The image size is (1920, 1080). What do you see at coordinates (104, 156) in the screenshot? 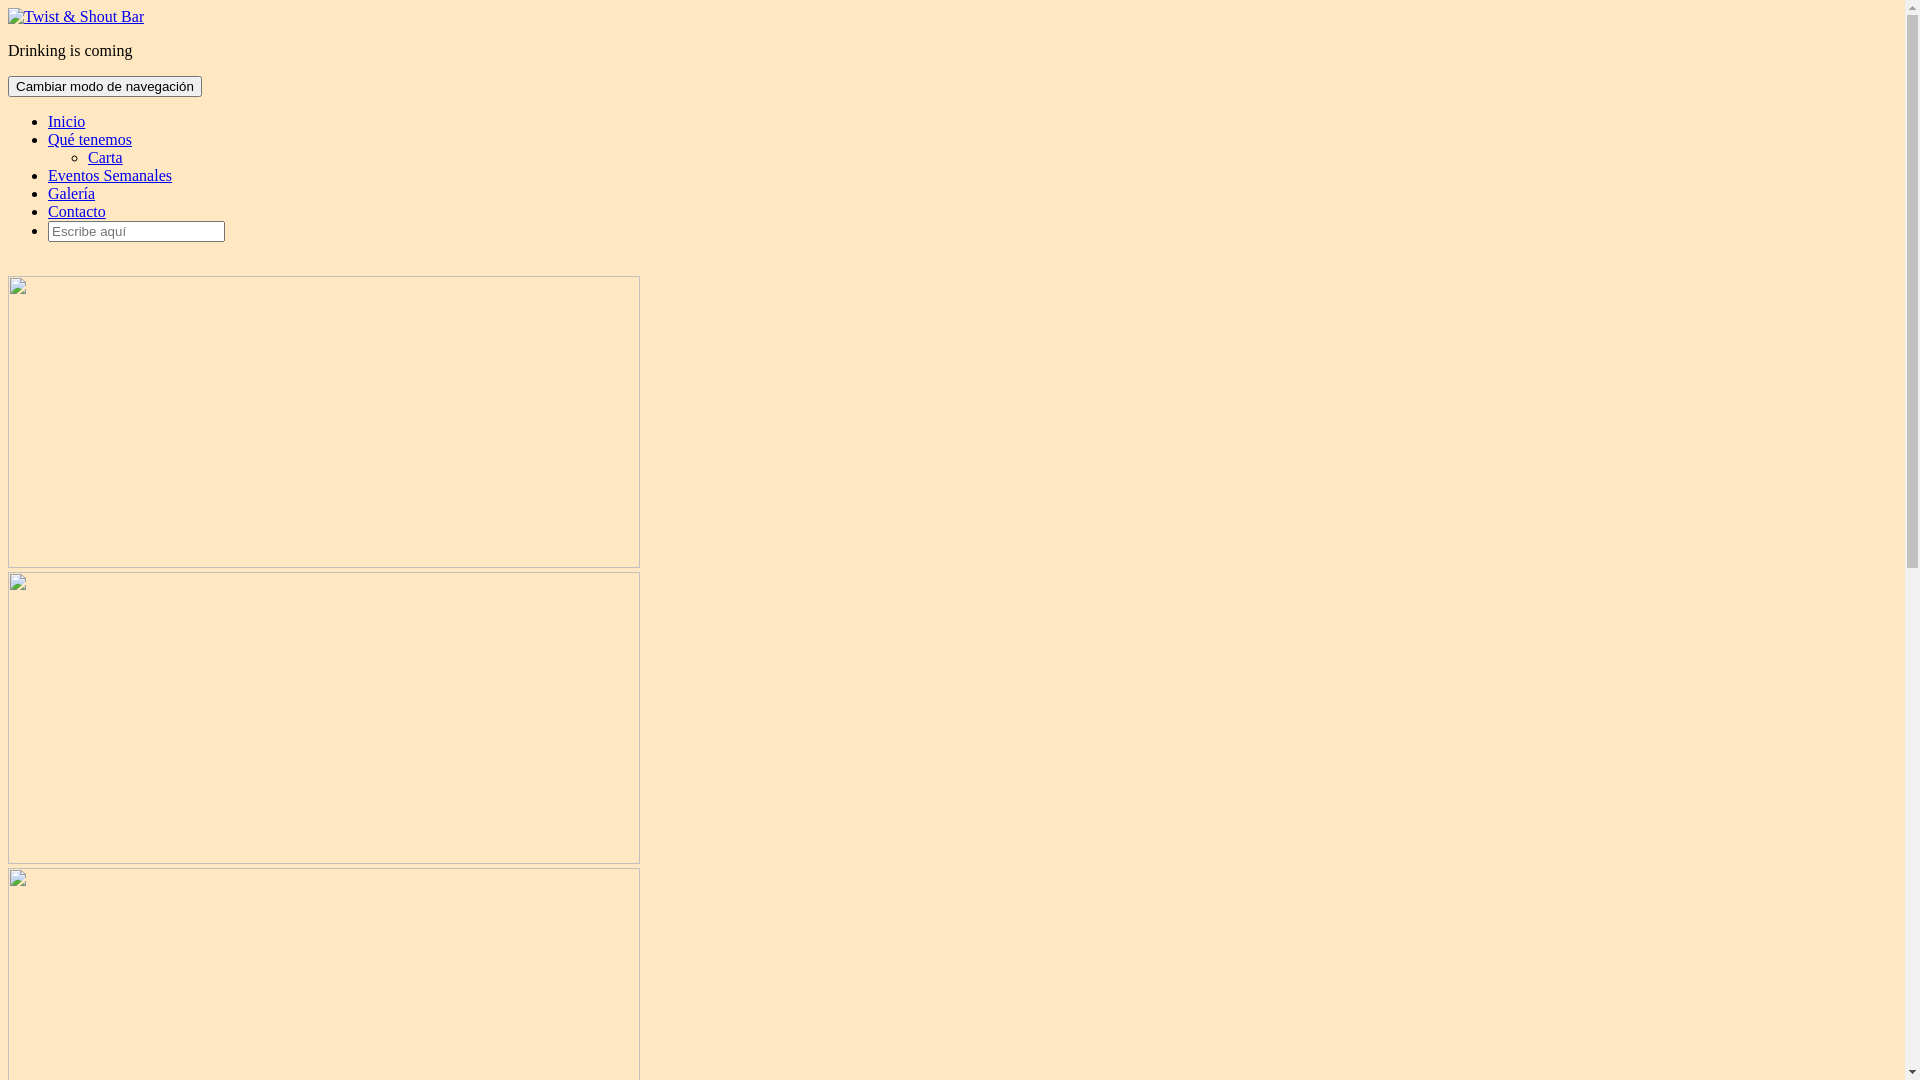
I see `'Carta'` at bounding box center [104, 156].